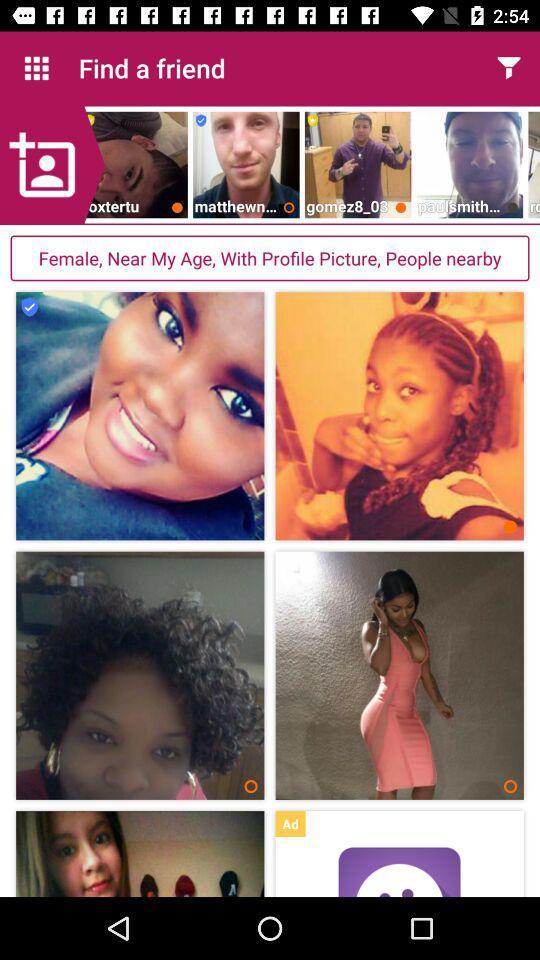 The height and width of the screenshot is (960, 540). I want to click on tourch button, so click(508, 68).